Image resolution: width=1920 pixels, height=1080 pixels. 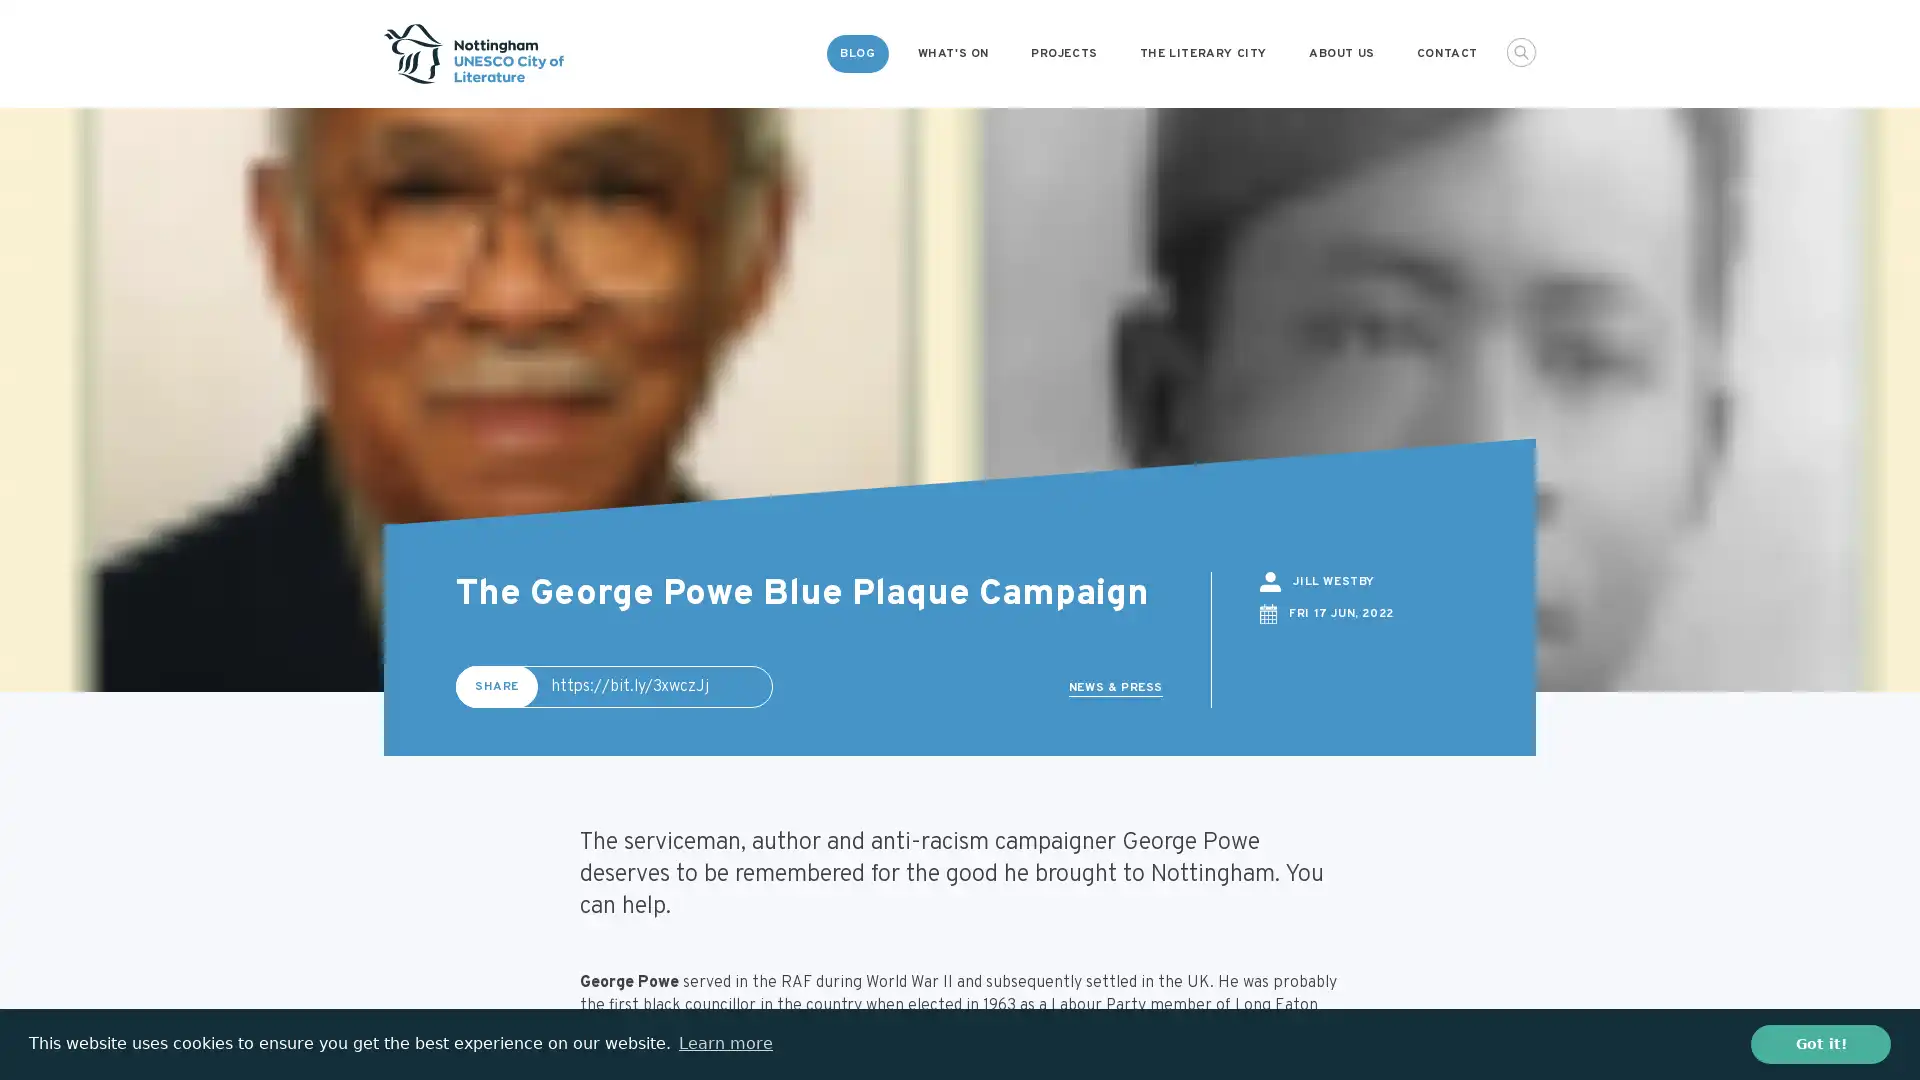 What do you see at coordinates (1820, 1043) in the screenshot?
I see `dismiss cookie message` at bounding box center [1820, 1043].